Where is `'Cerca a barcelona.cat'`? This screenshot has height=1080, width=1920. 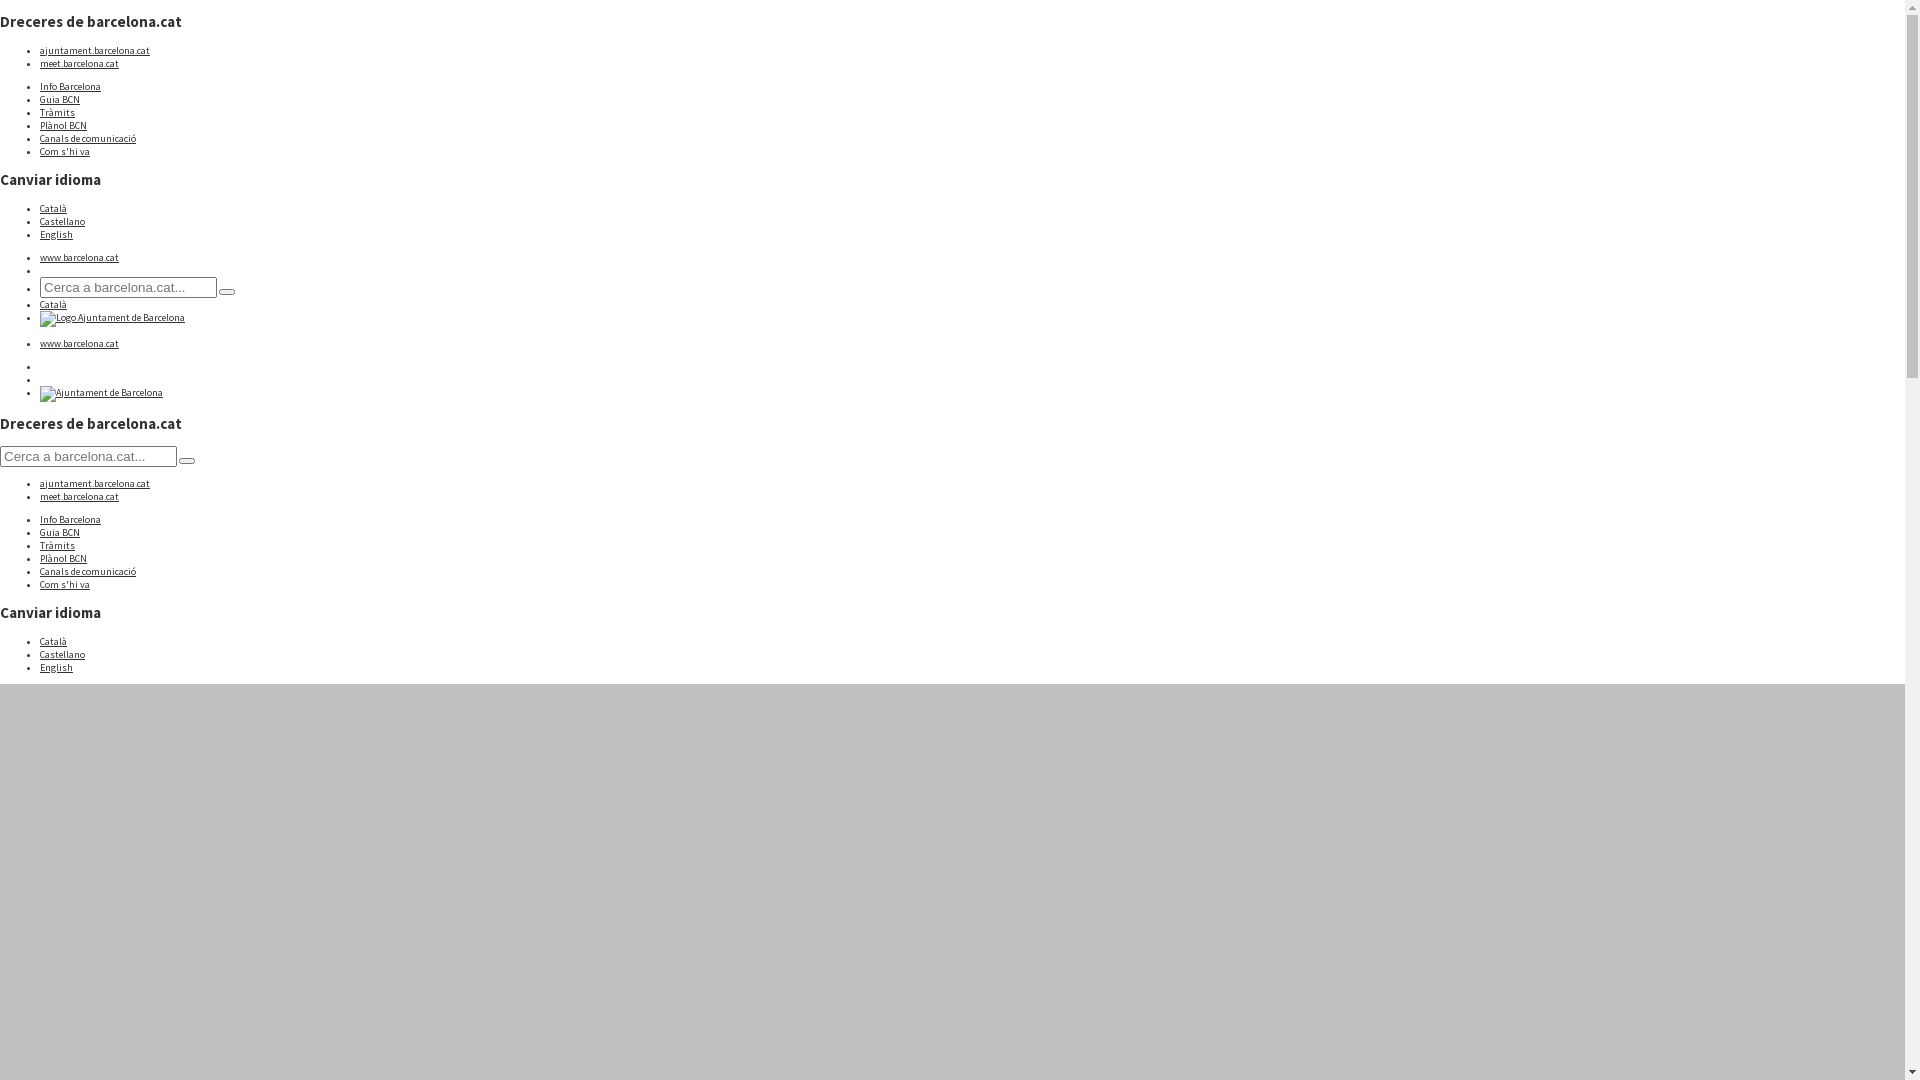 'Cerca a barcelona.cat' is located at coordinates (39, 287).